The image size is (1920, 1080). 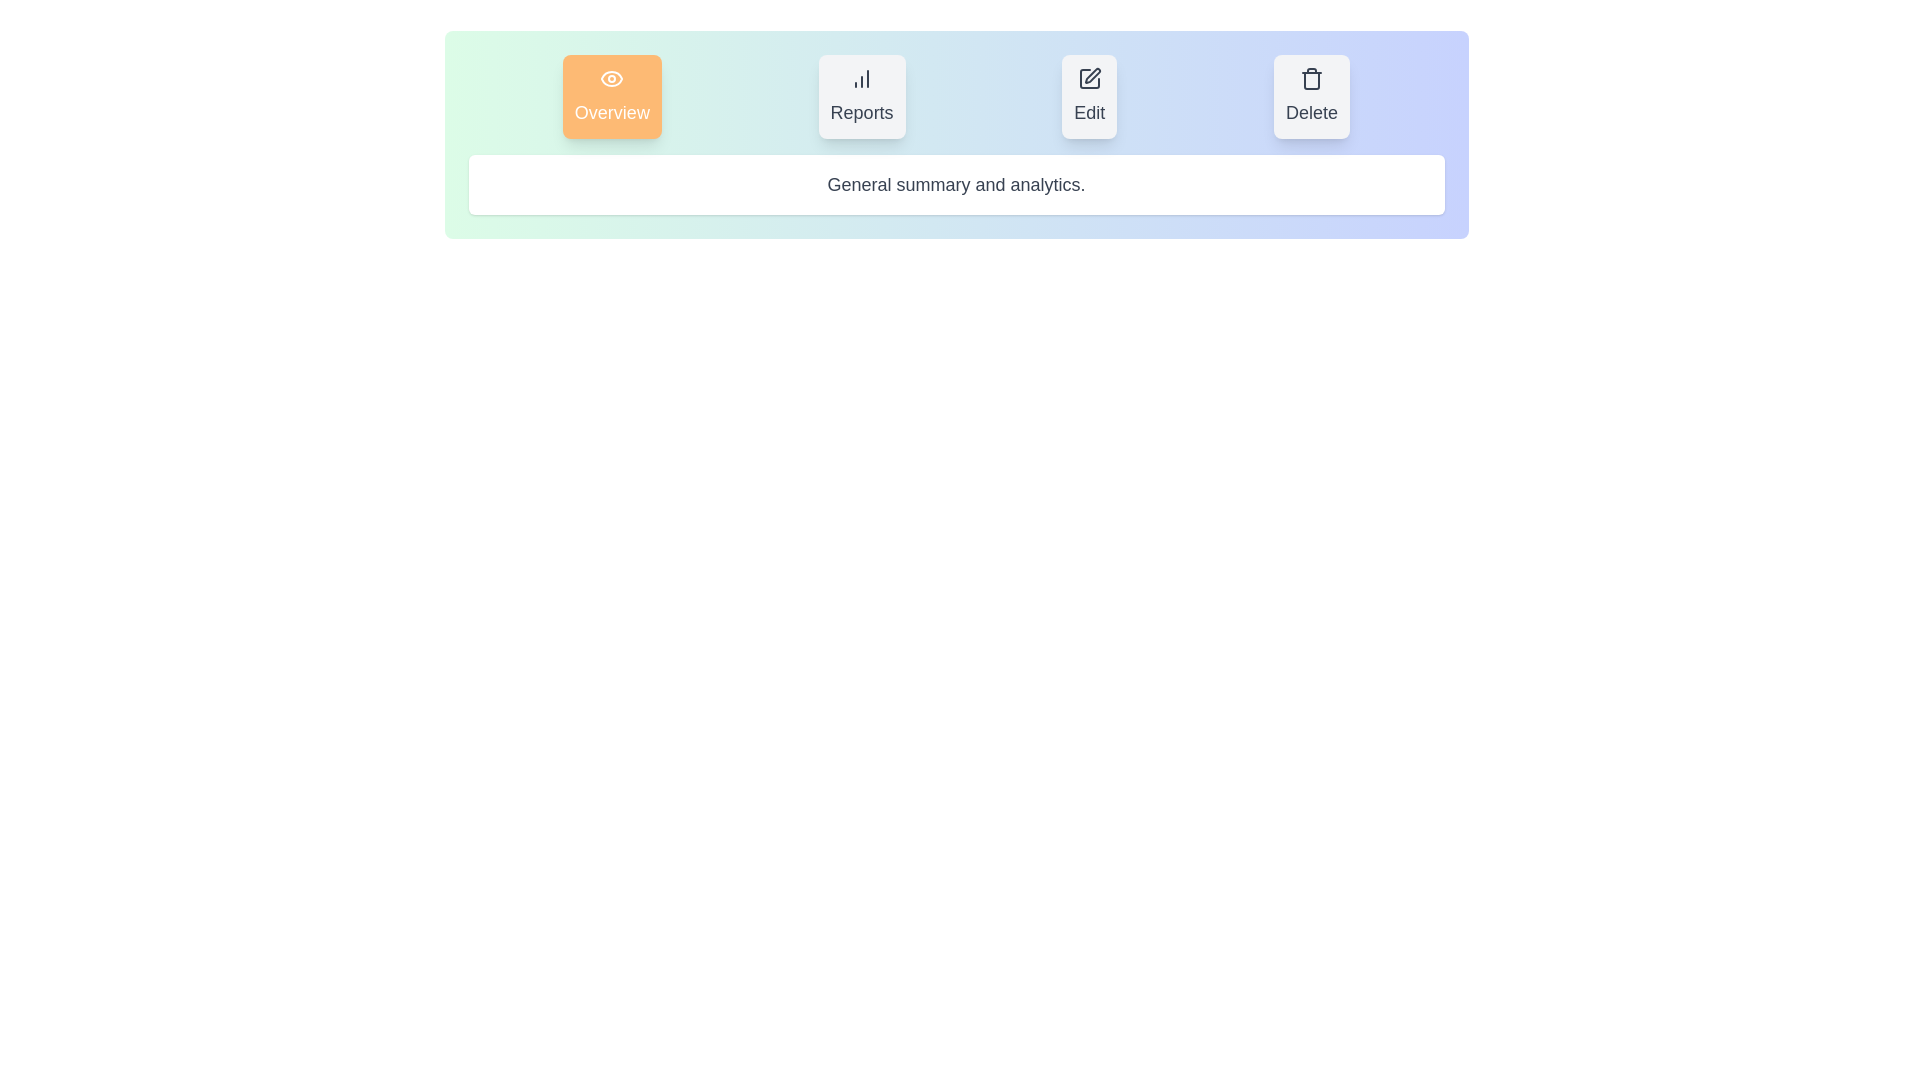 What do you see at coordinates (1311, 96) in the screenshot?
I see `the Delete tab by clicking on its button` at bounding box center [1311, 96].